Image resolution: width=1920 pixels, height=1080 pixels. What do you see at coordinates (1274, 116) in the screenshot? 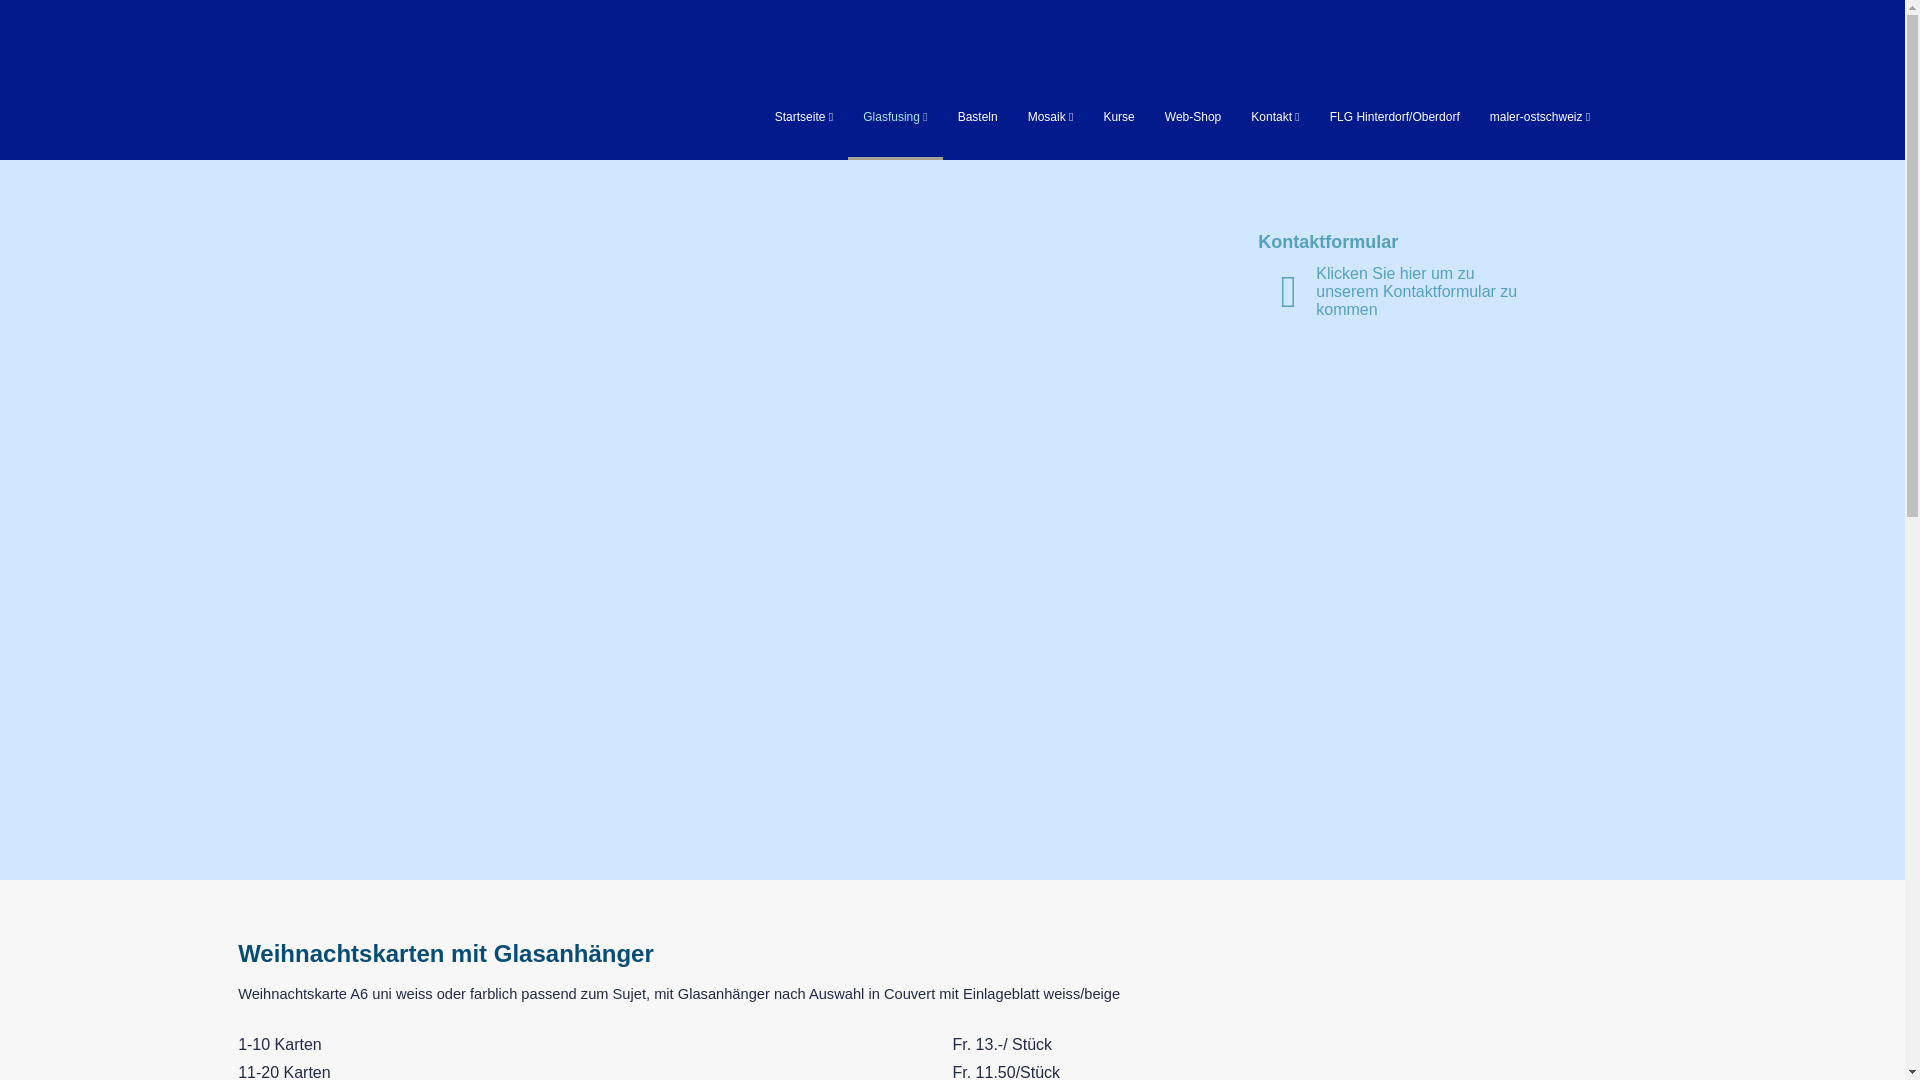
I see `'Kontakt'` at bounding box center [1274, 116].